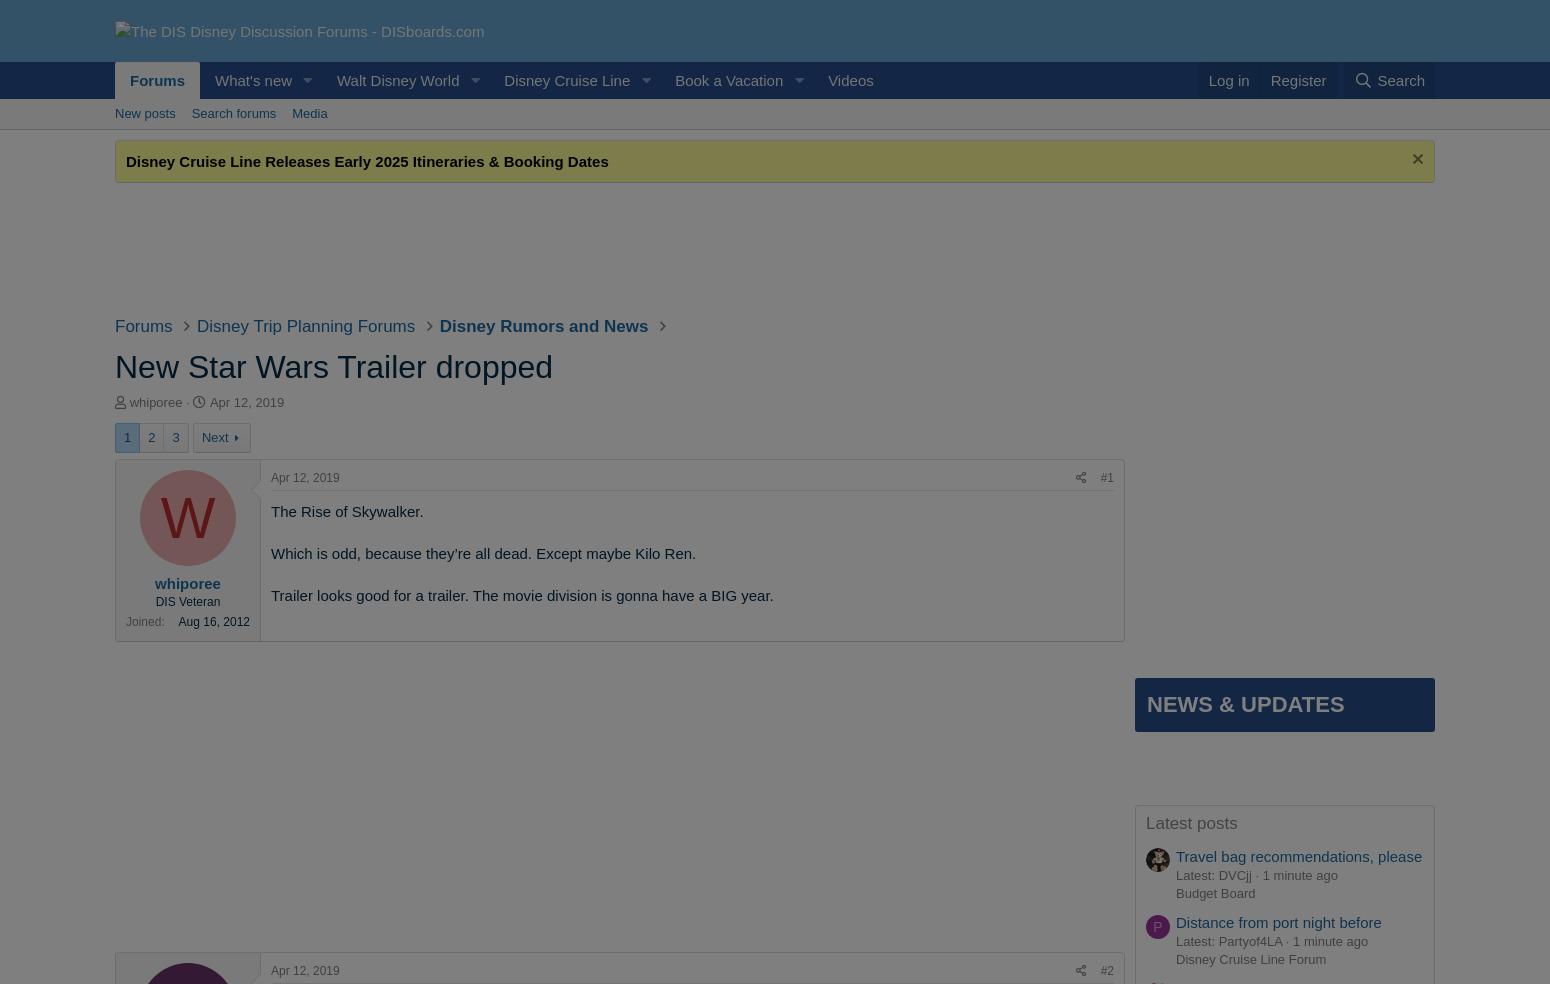 The width and height of the screenshot is (1550, 984). I want to click on 'Travel bag recommendations, please', so click(1175, 854).